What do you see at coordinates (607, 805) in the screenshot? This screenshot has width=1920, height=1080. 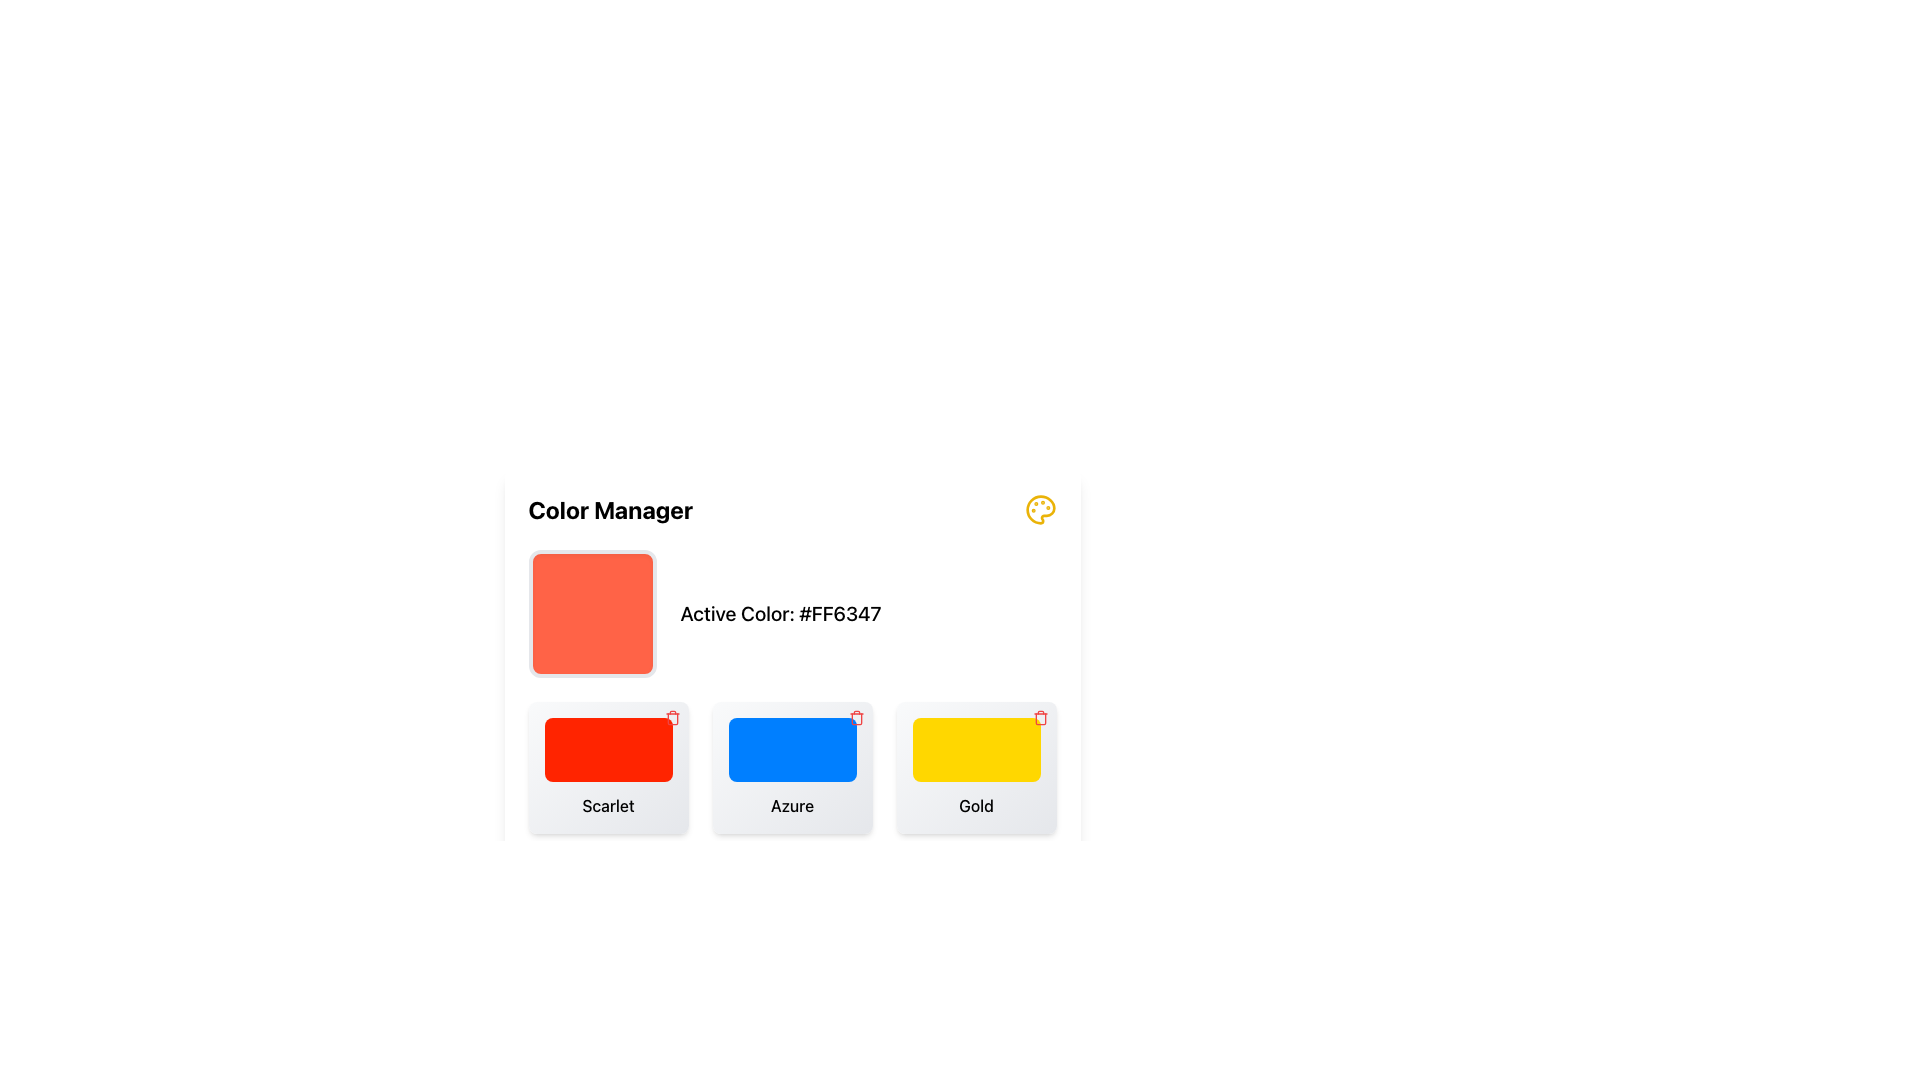 I see `the text element displaying 'Scarlet', which is centered below a red color block in a card-like layout` at bounding box center [607, 805].